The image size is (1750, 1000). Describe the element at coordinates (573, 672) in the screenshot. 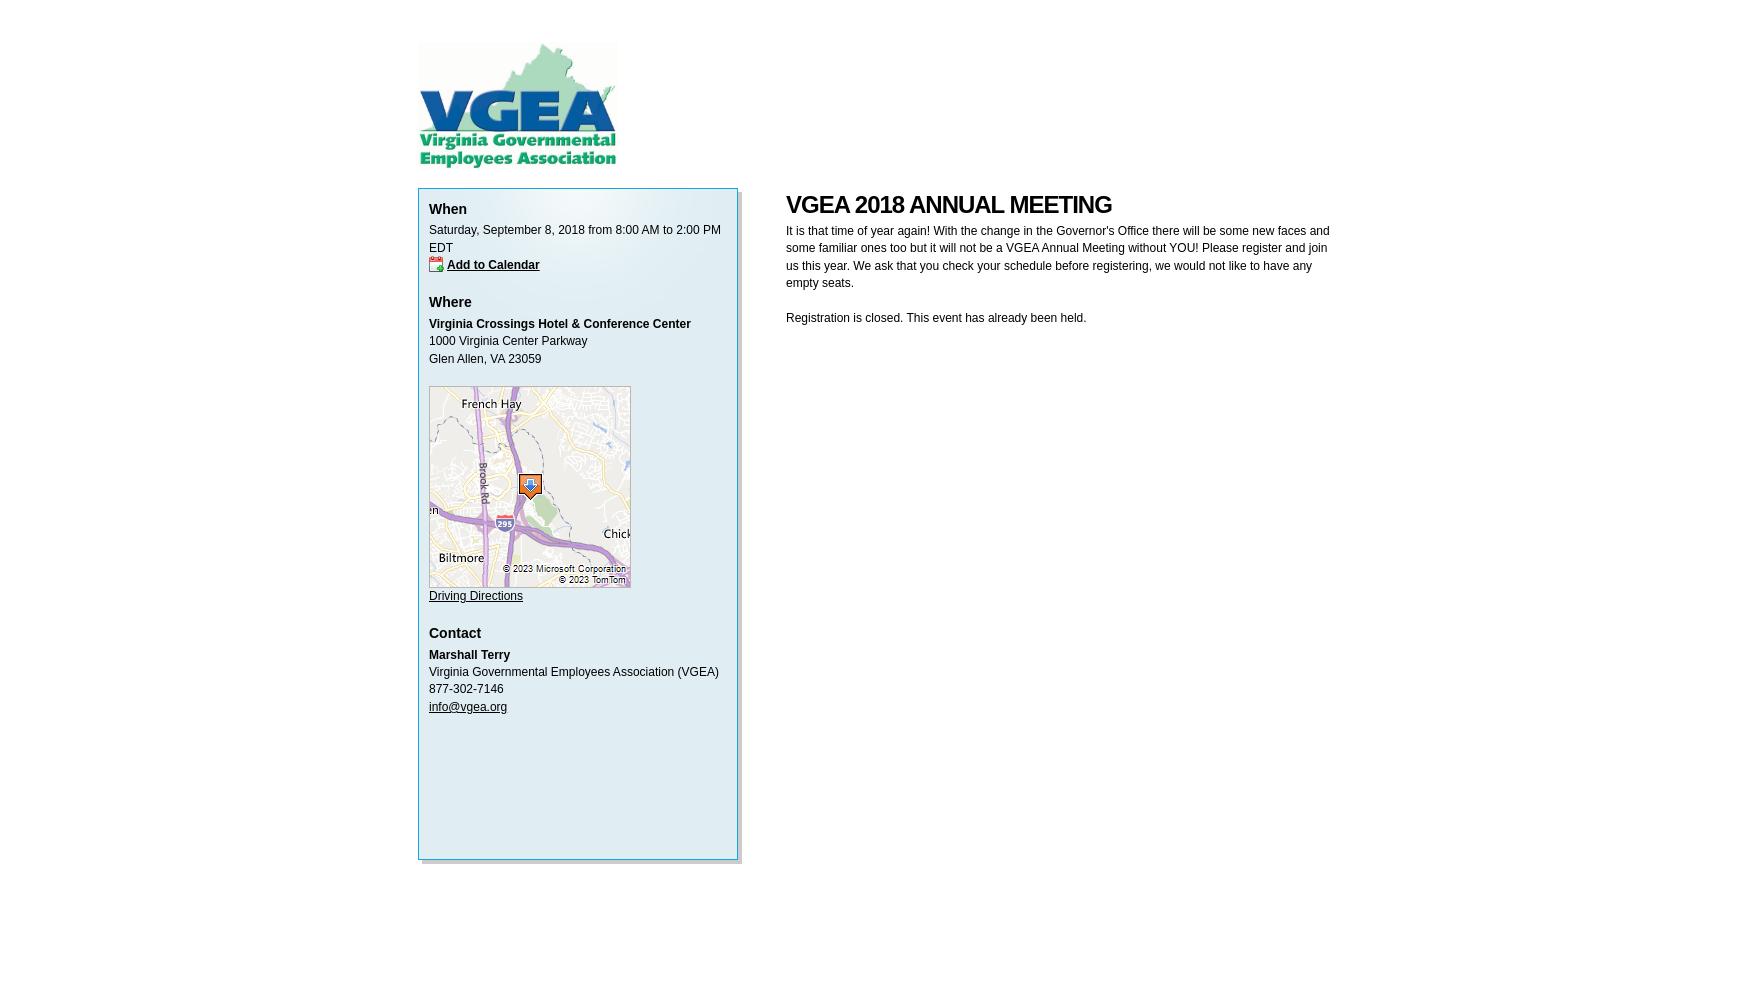

I see `'Virginia Governmental Employees Association (VGEA)'` at that location.